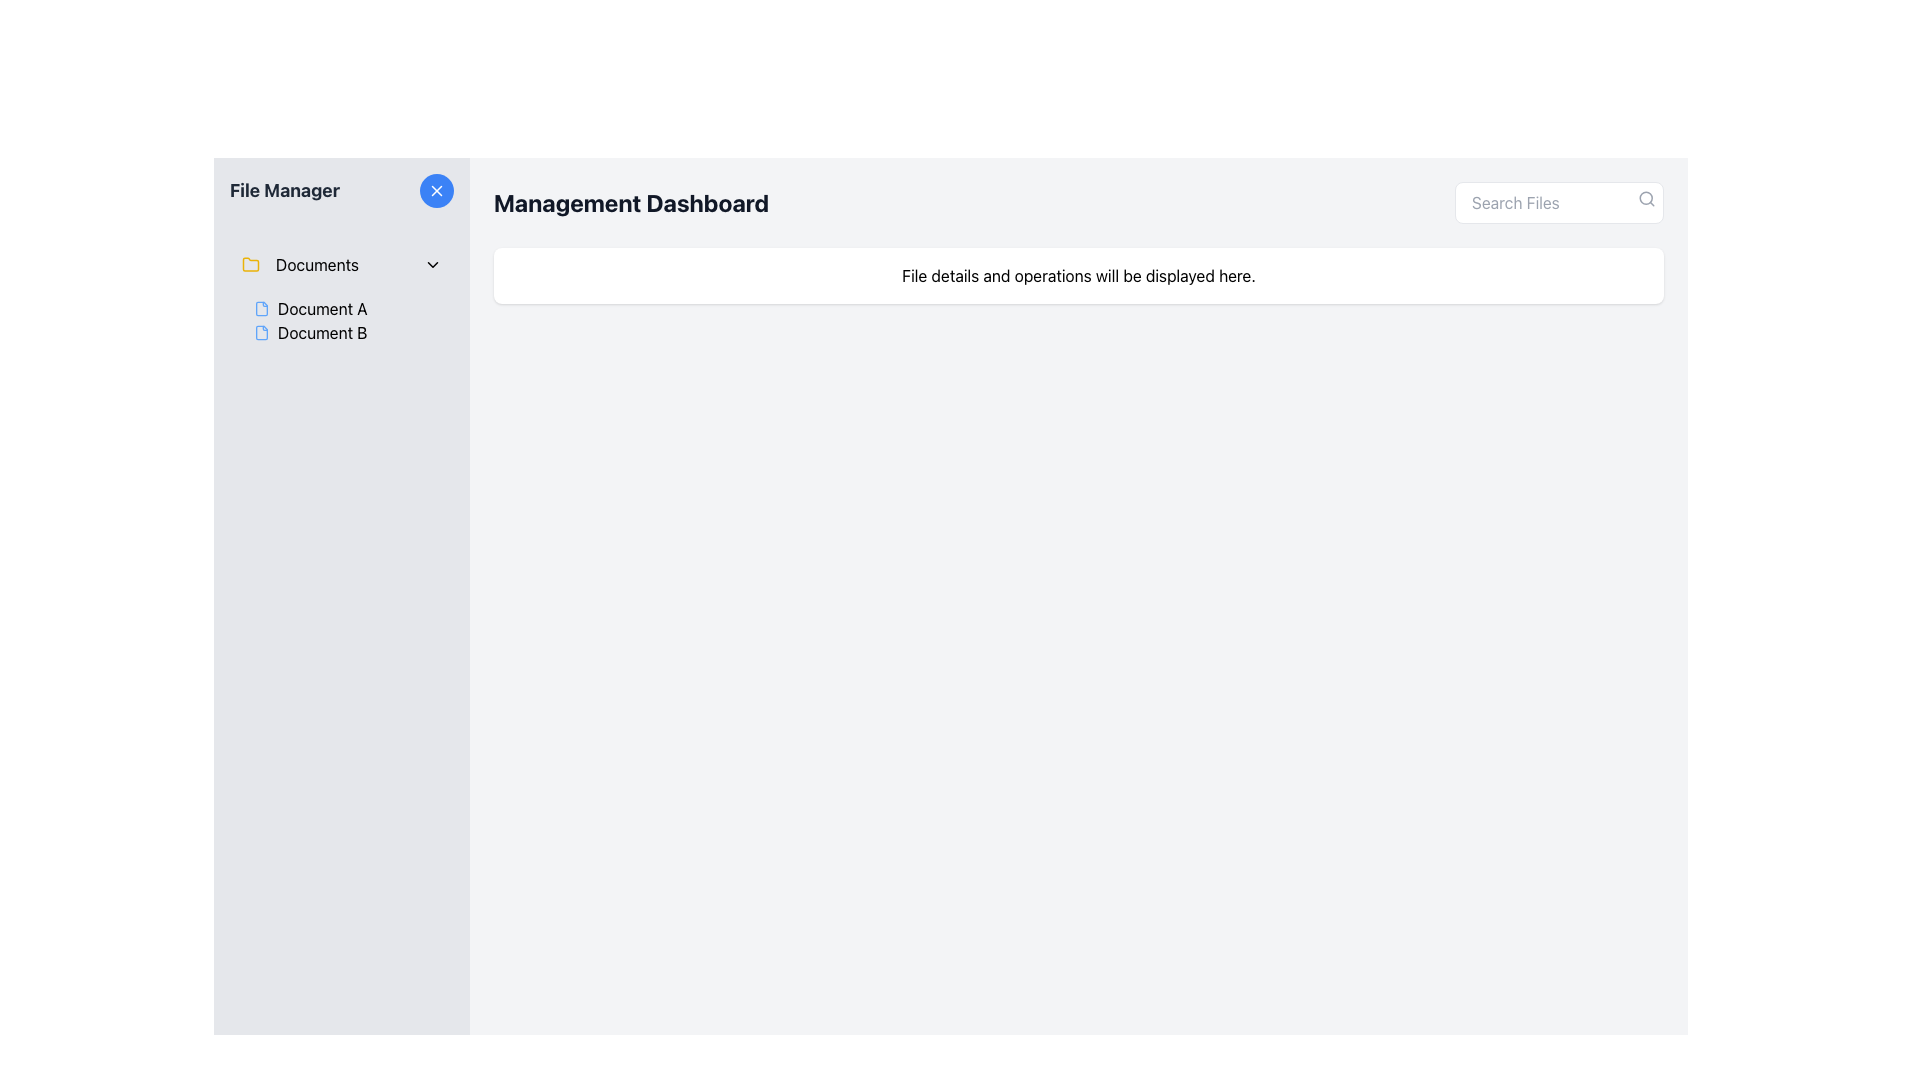  I want to click on the yellow folder icon located in the left sidebar under the 'File Manager' title, positioned to the left of 'Documents', so click(249, 262).